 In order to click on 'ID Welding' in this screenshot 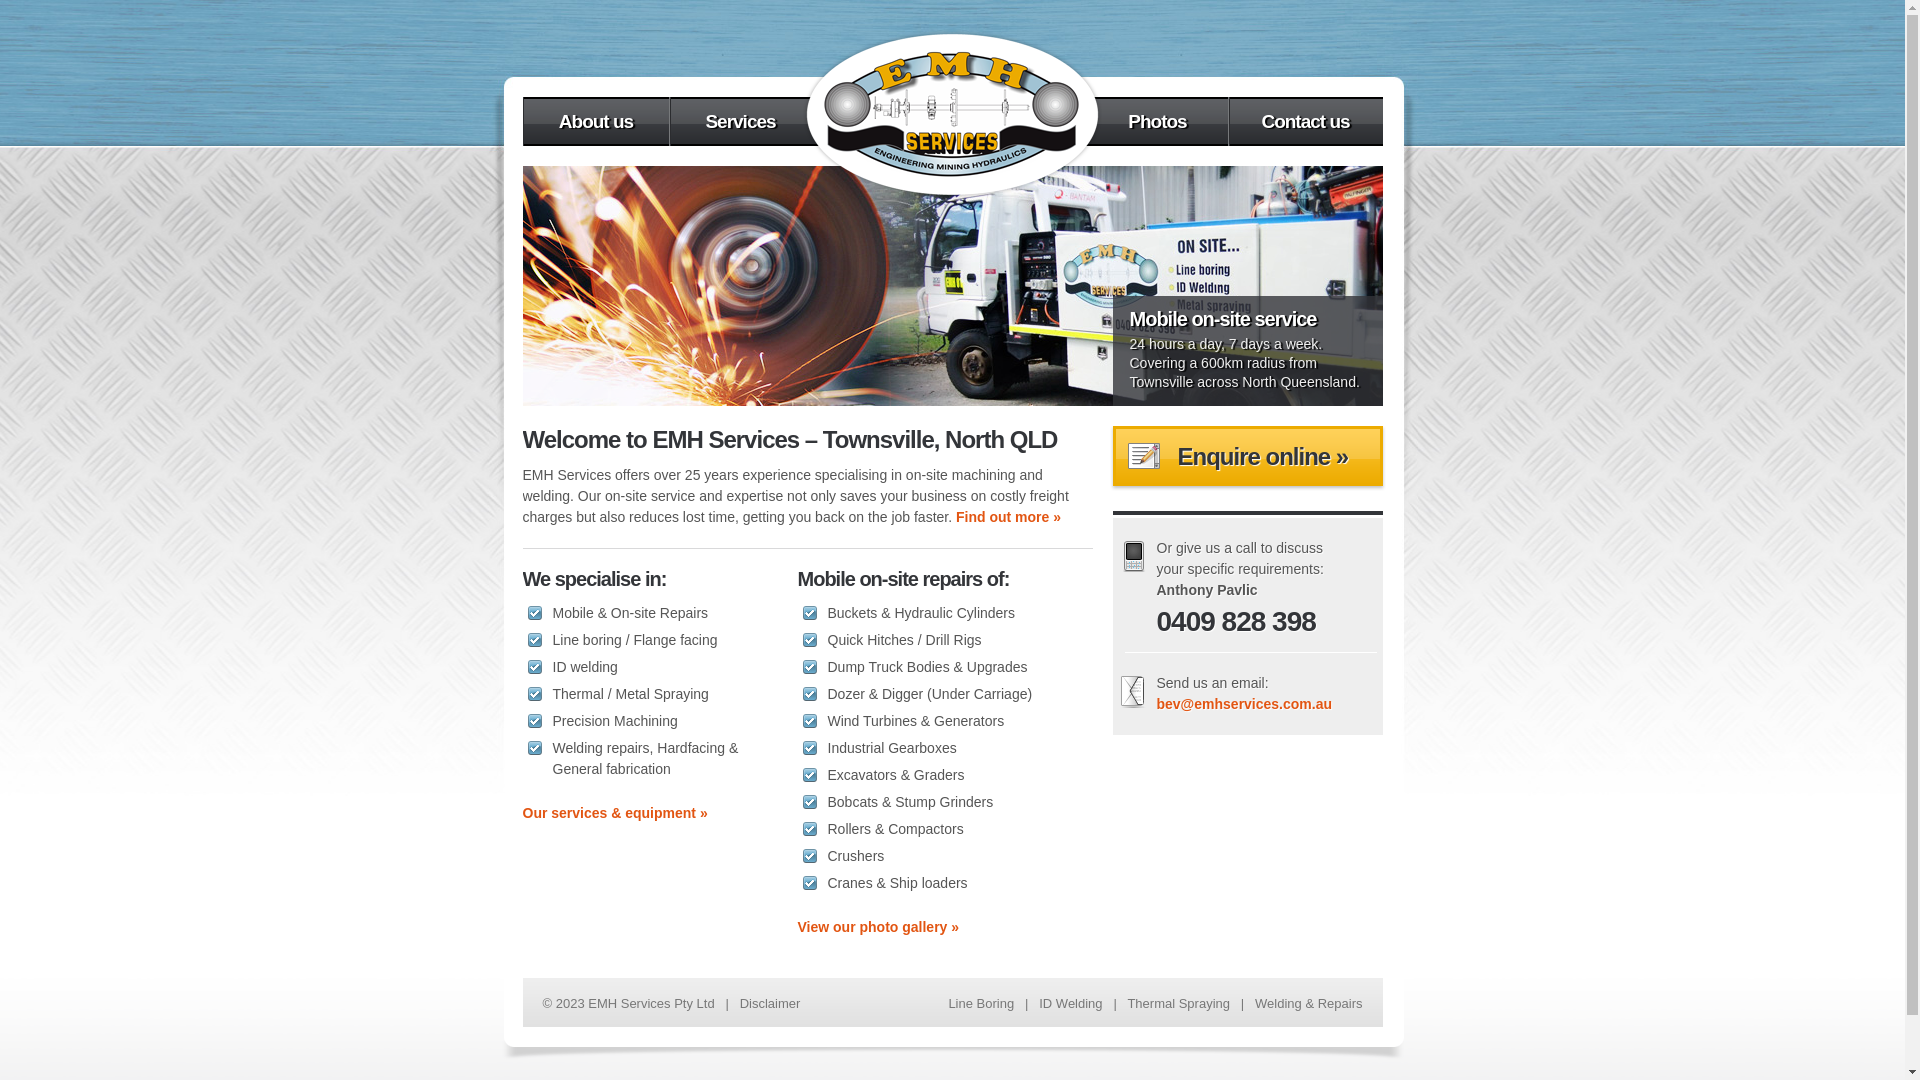, I will do `click(1069, 1003)`.